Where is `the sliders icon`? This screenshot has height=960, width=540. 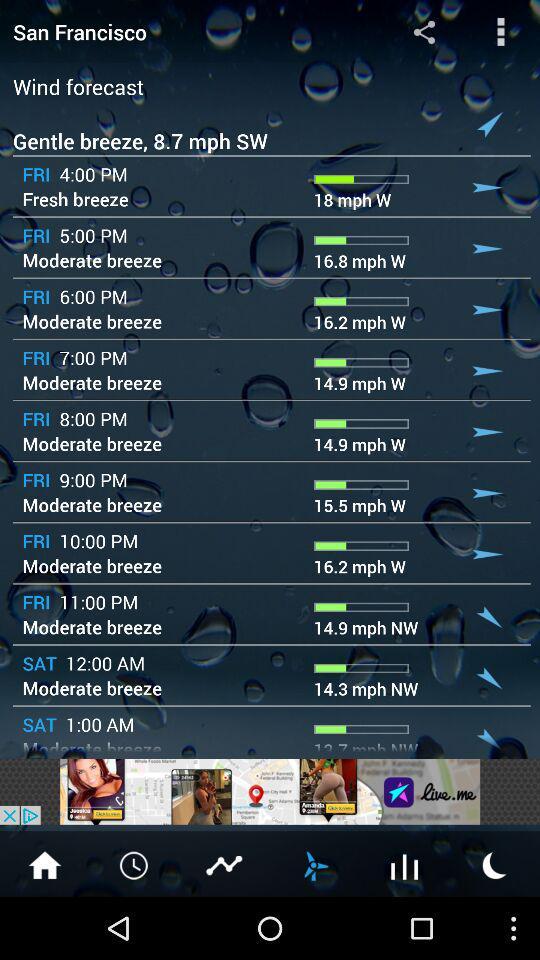 the sliders icon is located at coordinates (405, 925).